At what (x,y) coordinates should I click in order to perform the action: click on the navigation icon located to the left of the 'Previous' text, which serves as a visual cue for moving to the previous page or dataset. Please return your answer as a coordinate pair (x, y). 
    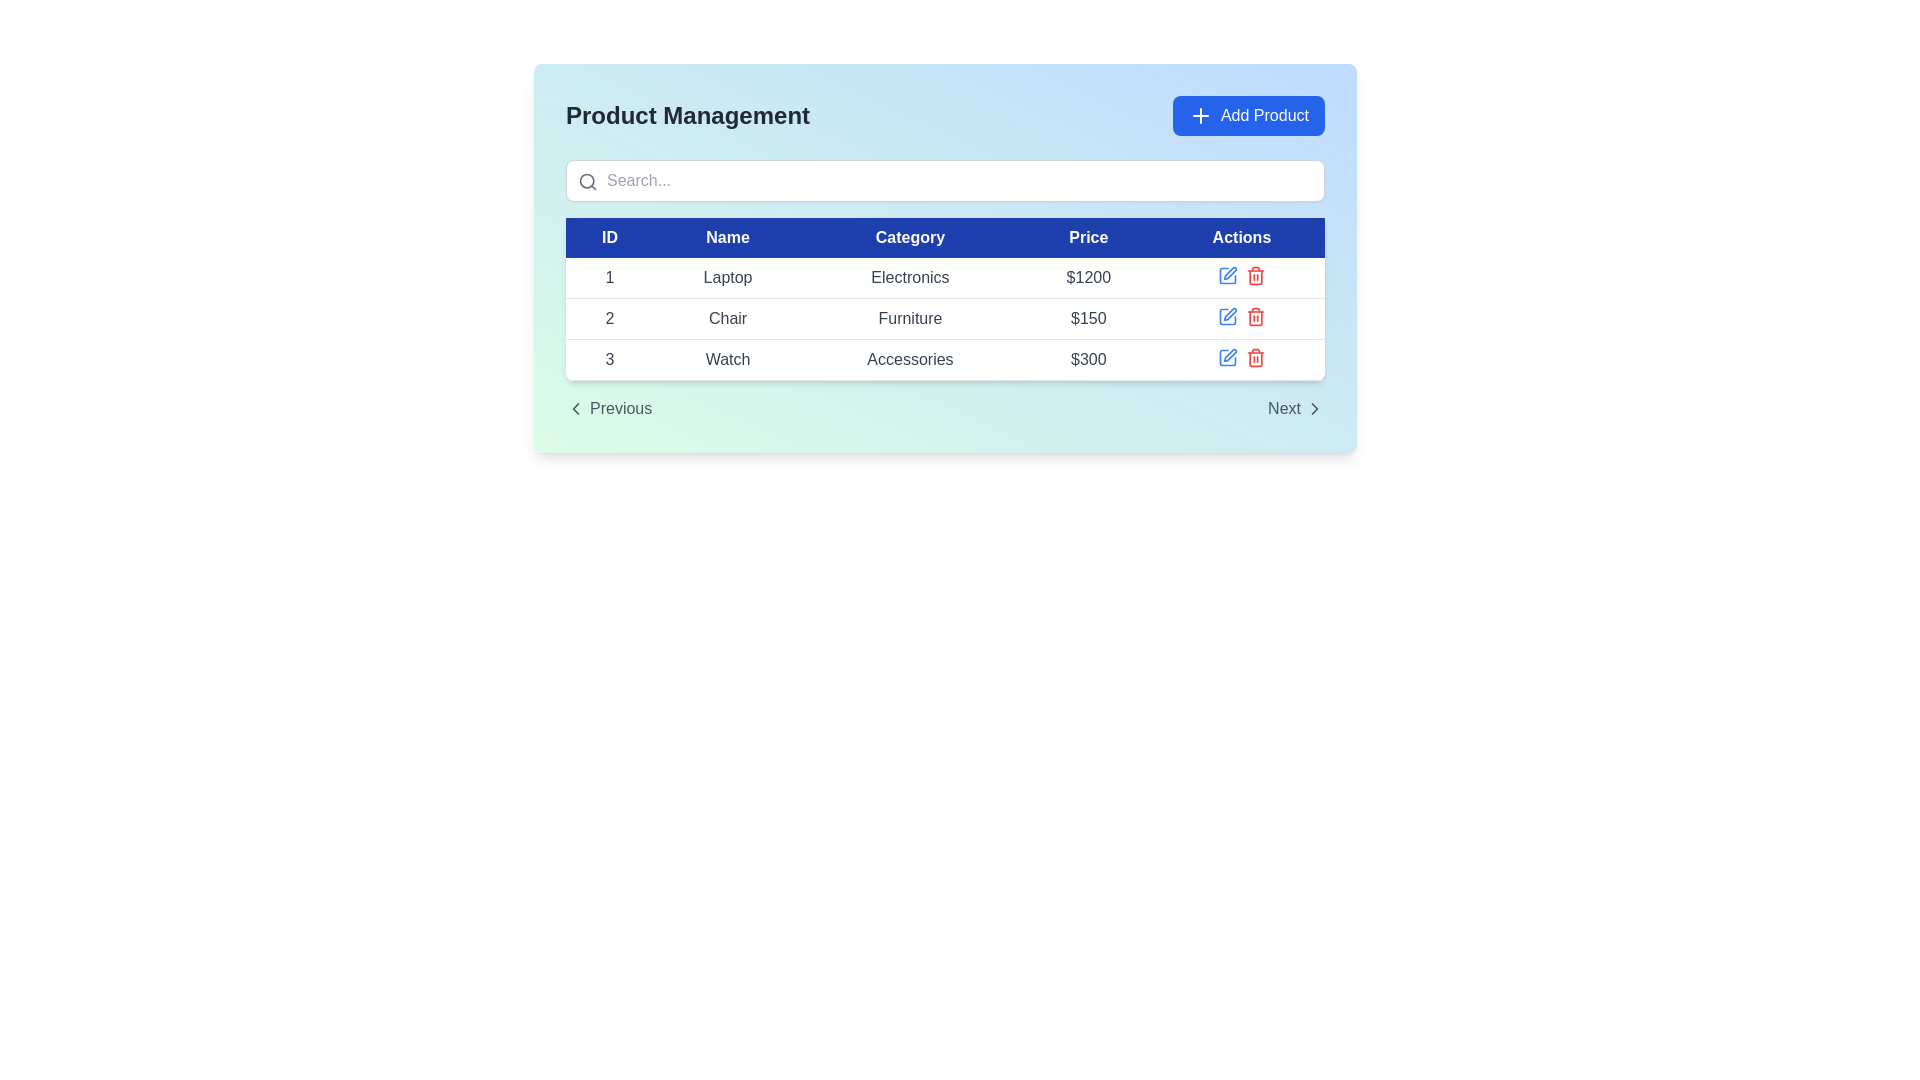
    Looking at the image, I should click on (575, 407).